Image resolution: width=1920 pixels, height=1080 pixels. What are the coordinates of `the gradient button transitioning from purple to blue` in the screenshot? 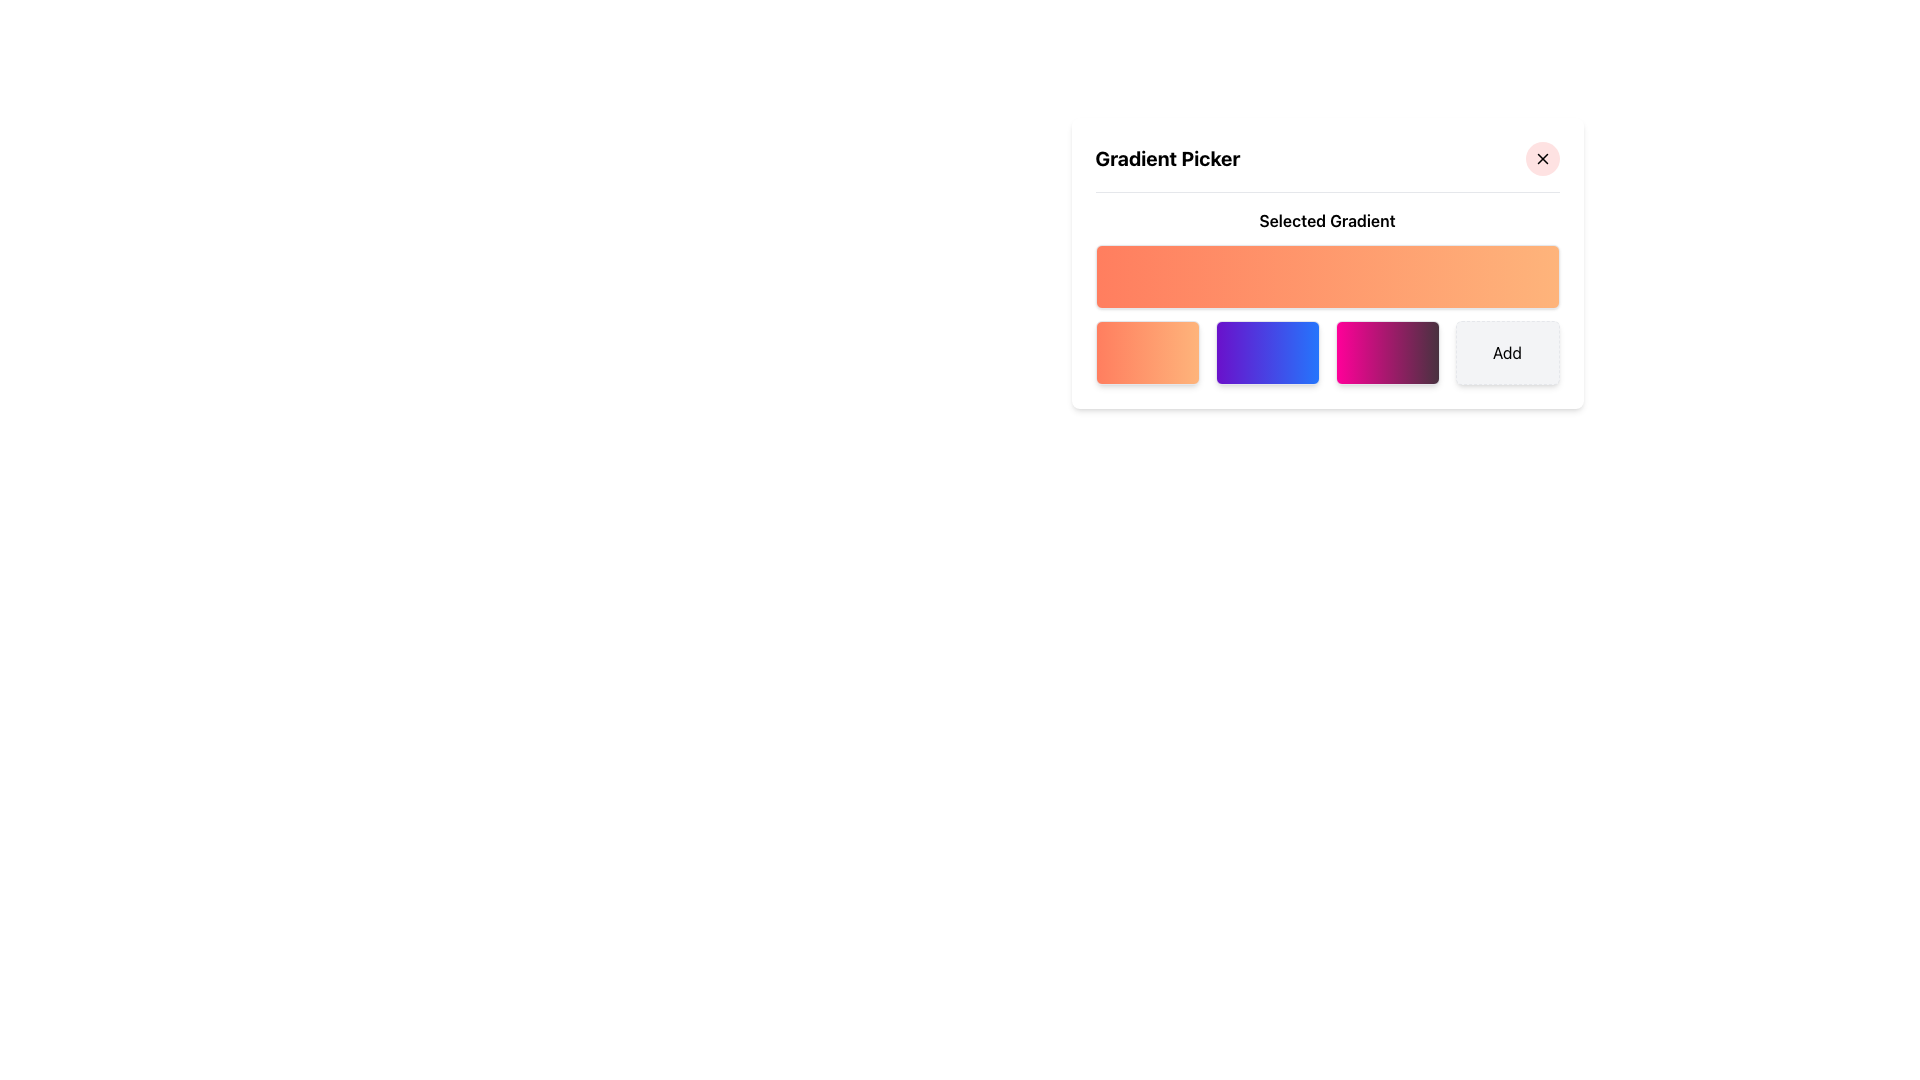 It's located at (1266, 352).